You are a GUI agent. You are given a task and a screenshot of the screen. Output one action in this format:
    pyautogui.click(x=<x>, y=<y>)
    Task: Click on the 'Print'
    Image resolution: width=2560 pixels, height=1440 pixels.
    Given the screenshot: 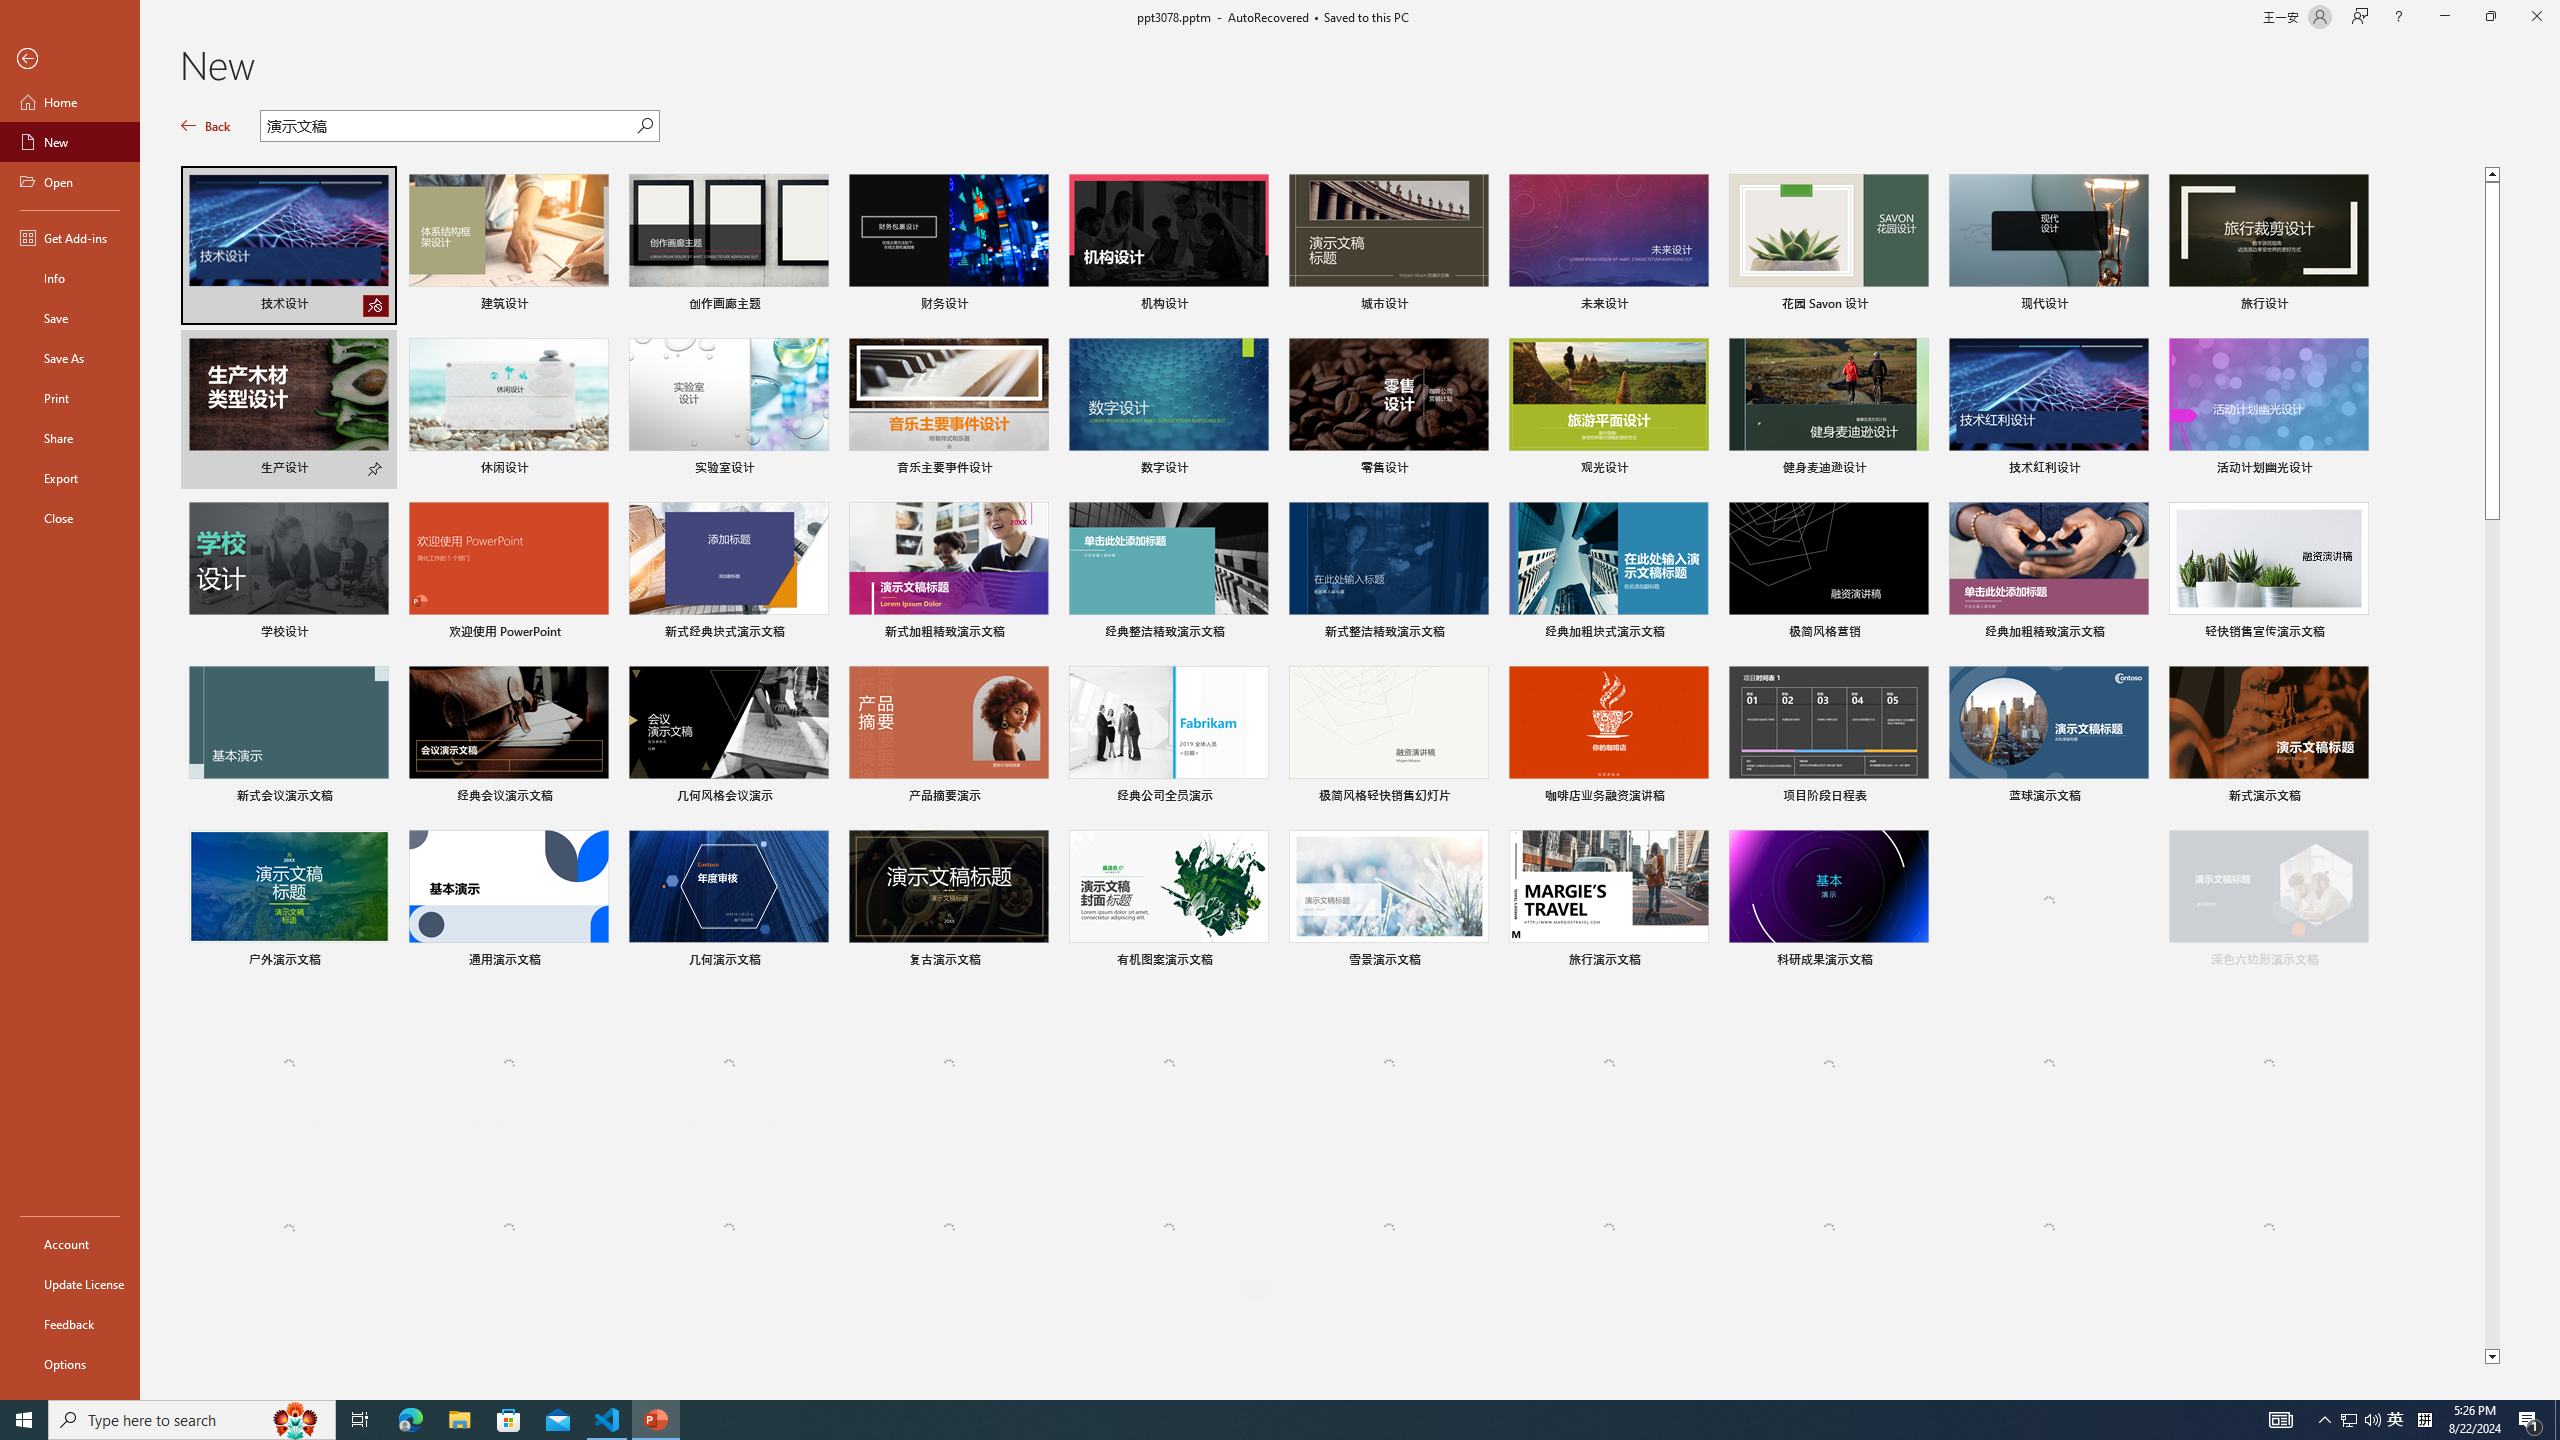 What is the action you would take?
    pyautogui.click(x=69, y=397)
    